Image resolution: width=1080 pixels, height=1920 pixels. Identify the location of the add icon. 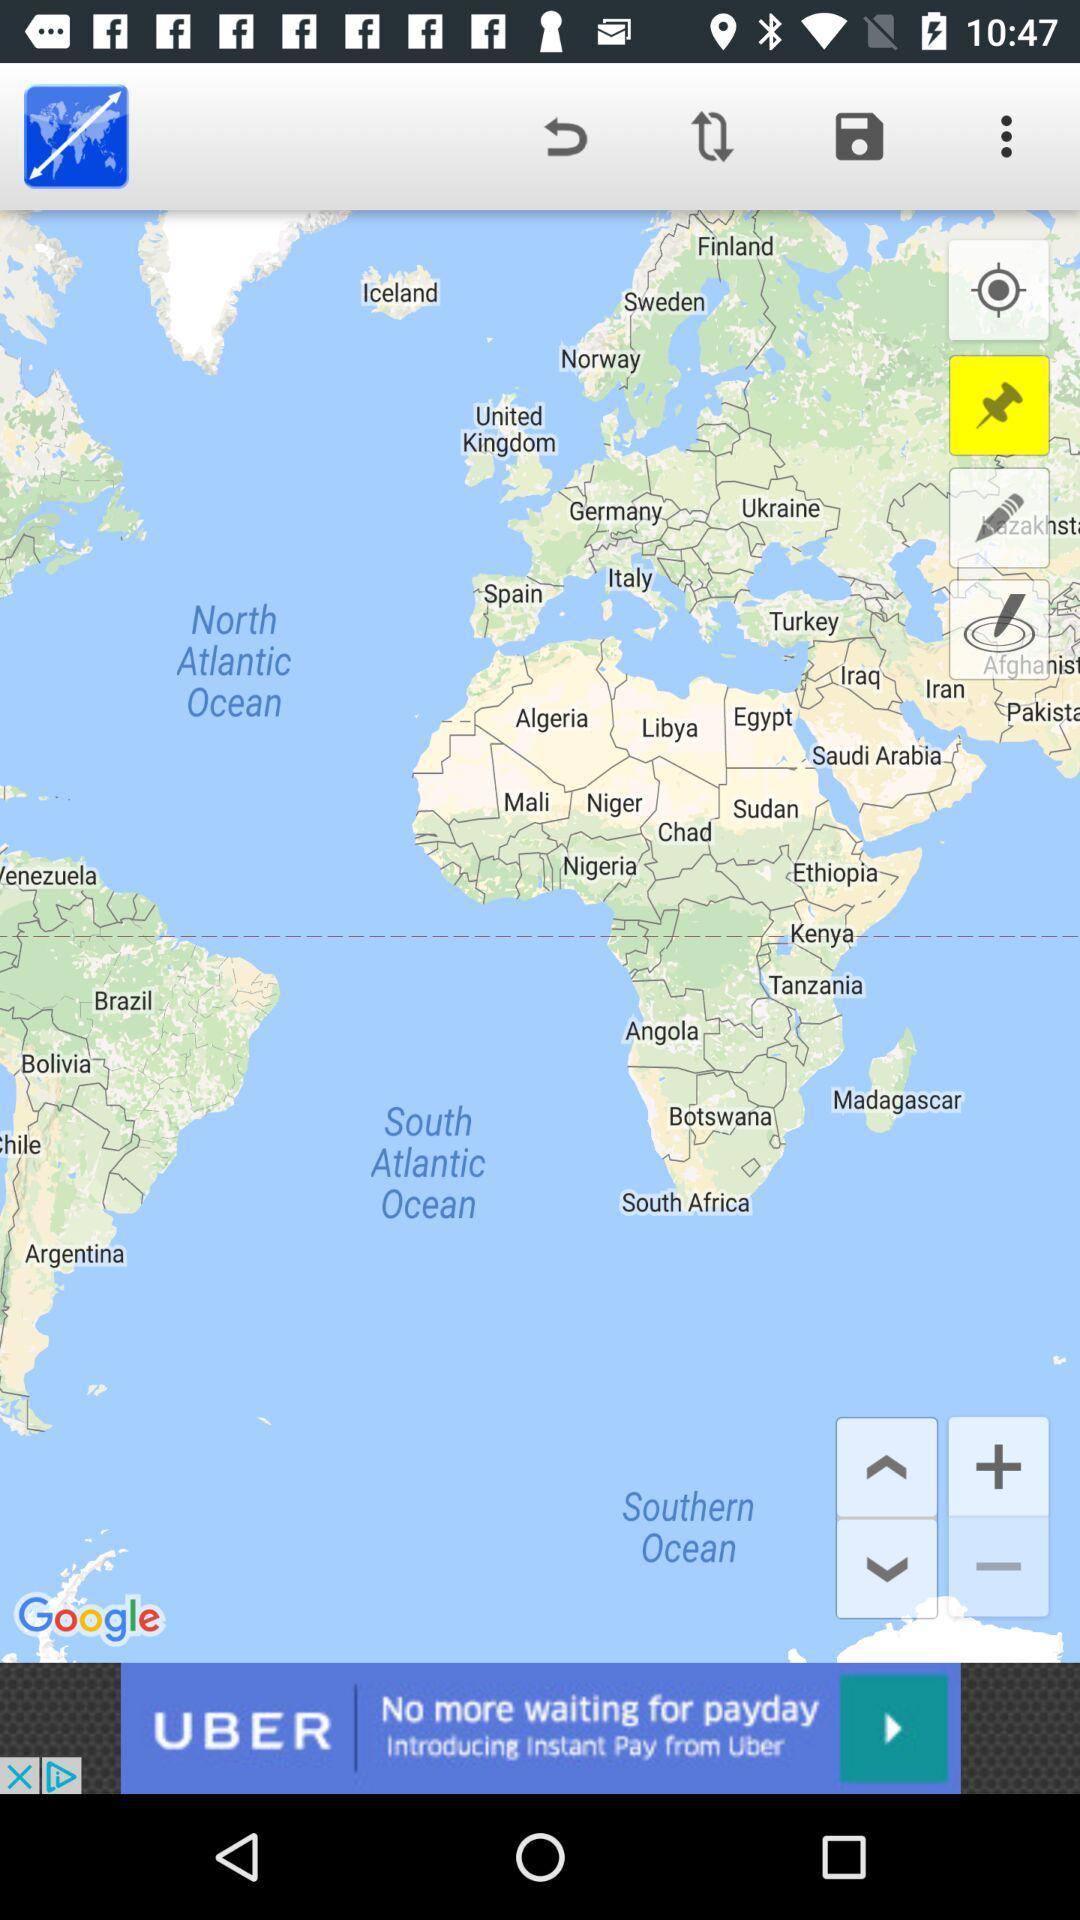
(998, 1464).